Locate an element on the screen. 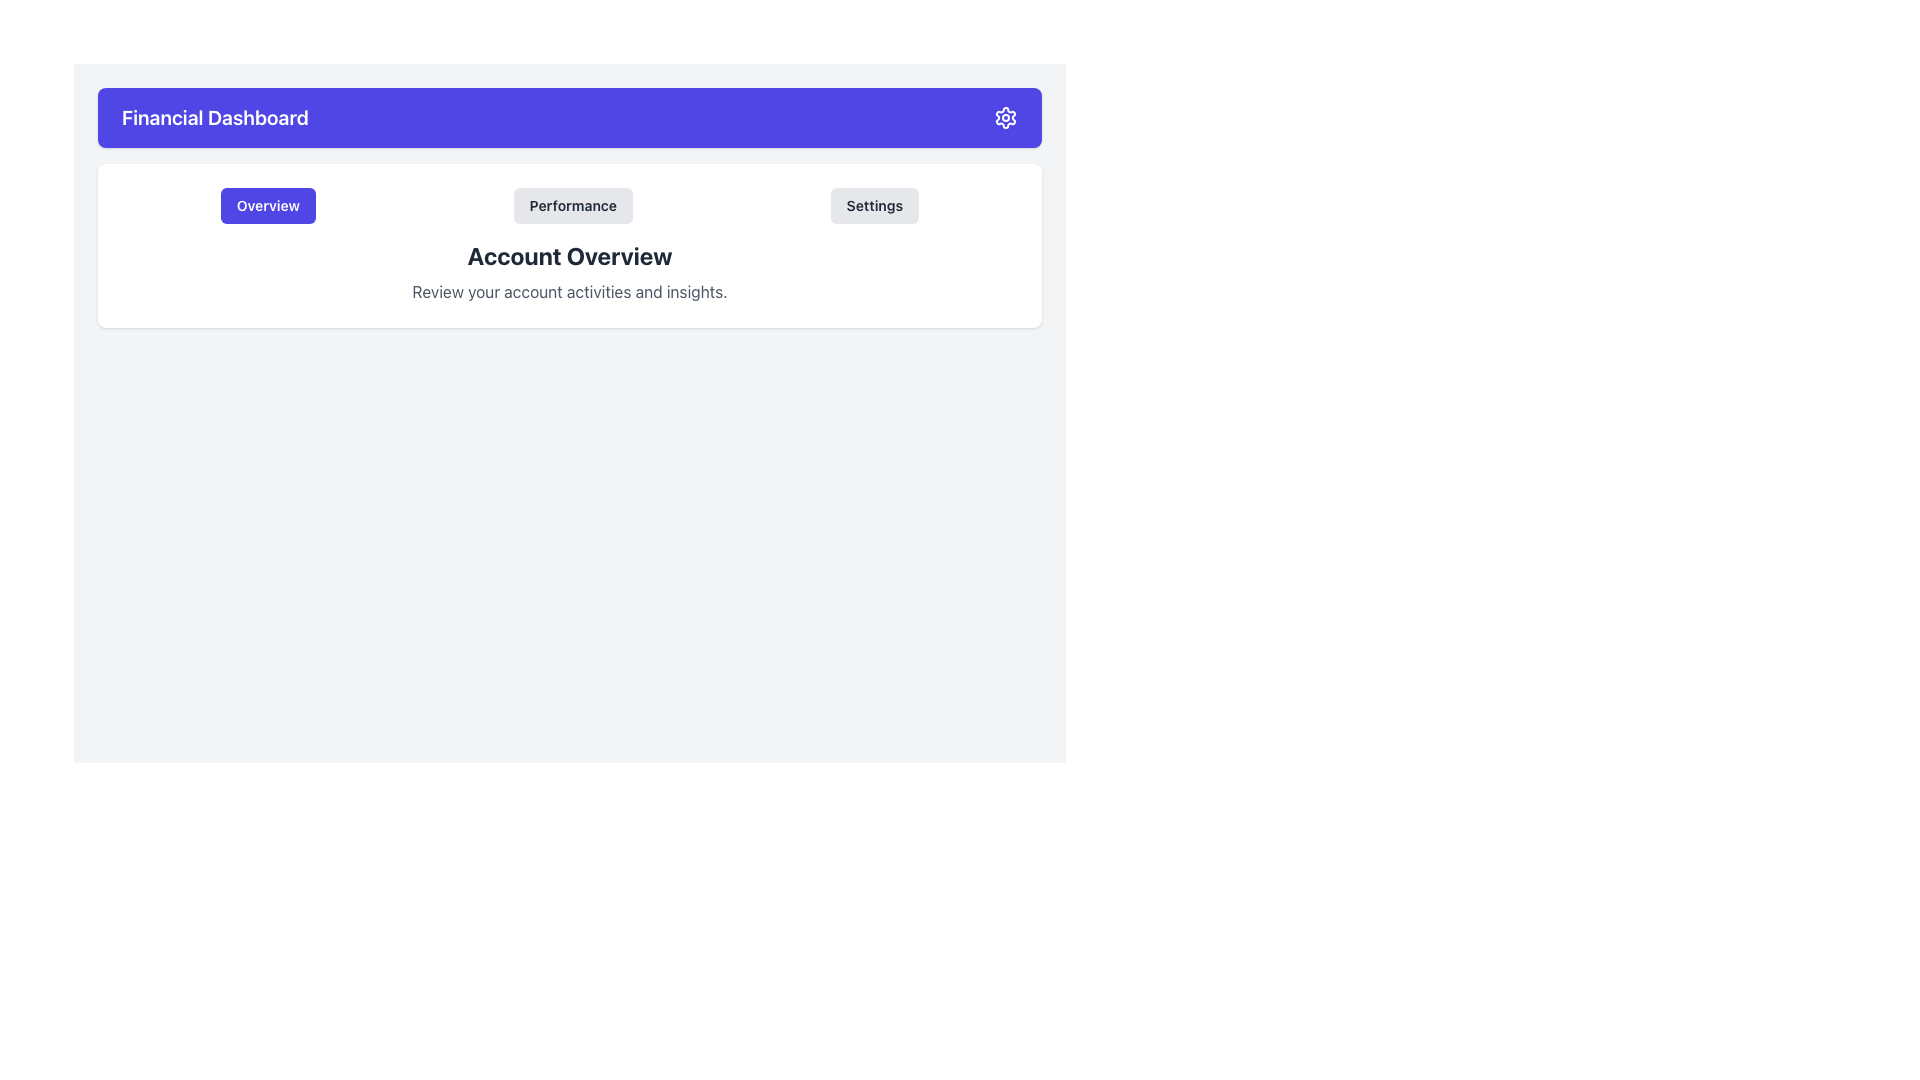  the settings icon represented by a gear shape located in the top-right corner of the blue bar titled 'Financial Dashboard' is located at coordinates (1006, 118).